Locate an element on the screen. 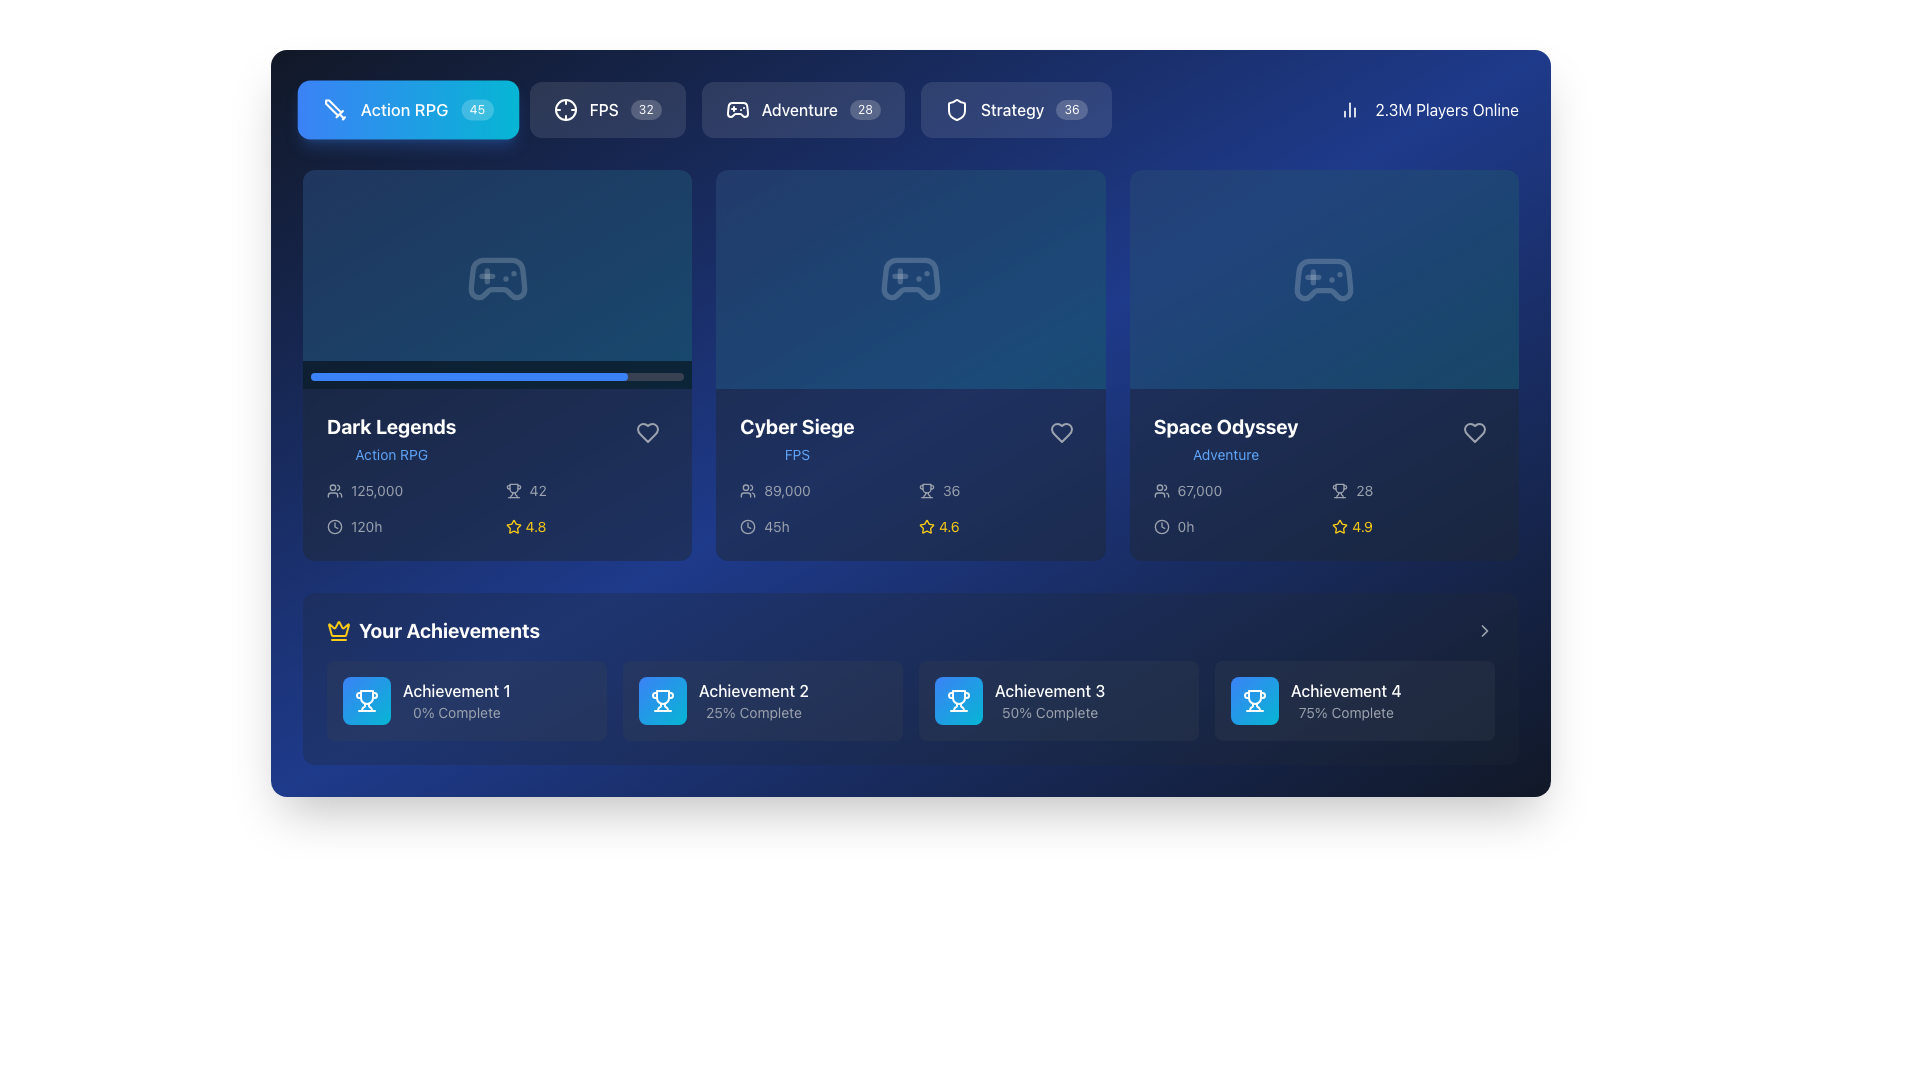 The height and width of the screenshot is (1080, 1920). the white game controller icon that is styled as an outline, located to the left of the text 'Adventure' and the number '28' in the top center section of the interface is located at coordinates (736, 110).